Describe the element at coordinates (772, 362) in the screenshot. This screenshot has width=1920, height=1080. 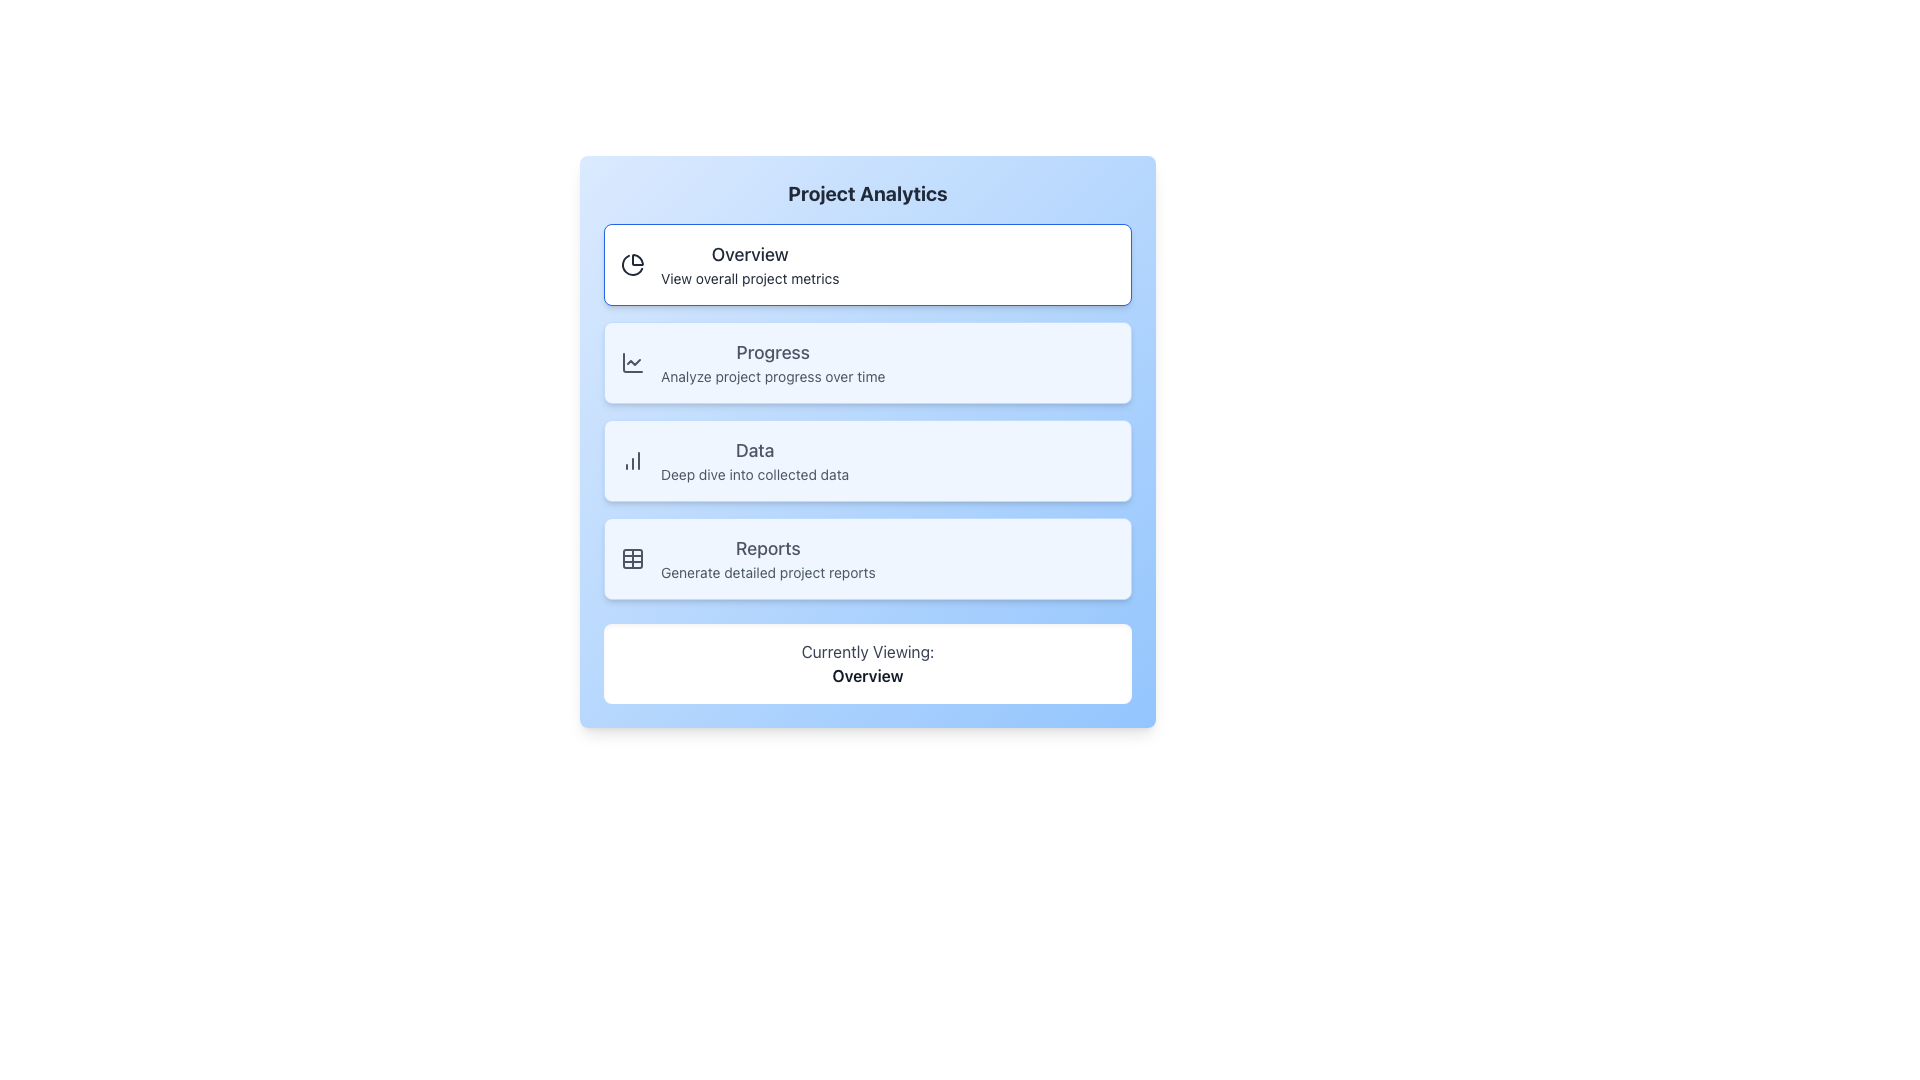
I see `the 'Progress' label located under 'Project Analytics'` at that location.